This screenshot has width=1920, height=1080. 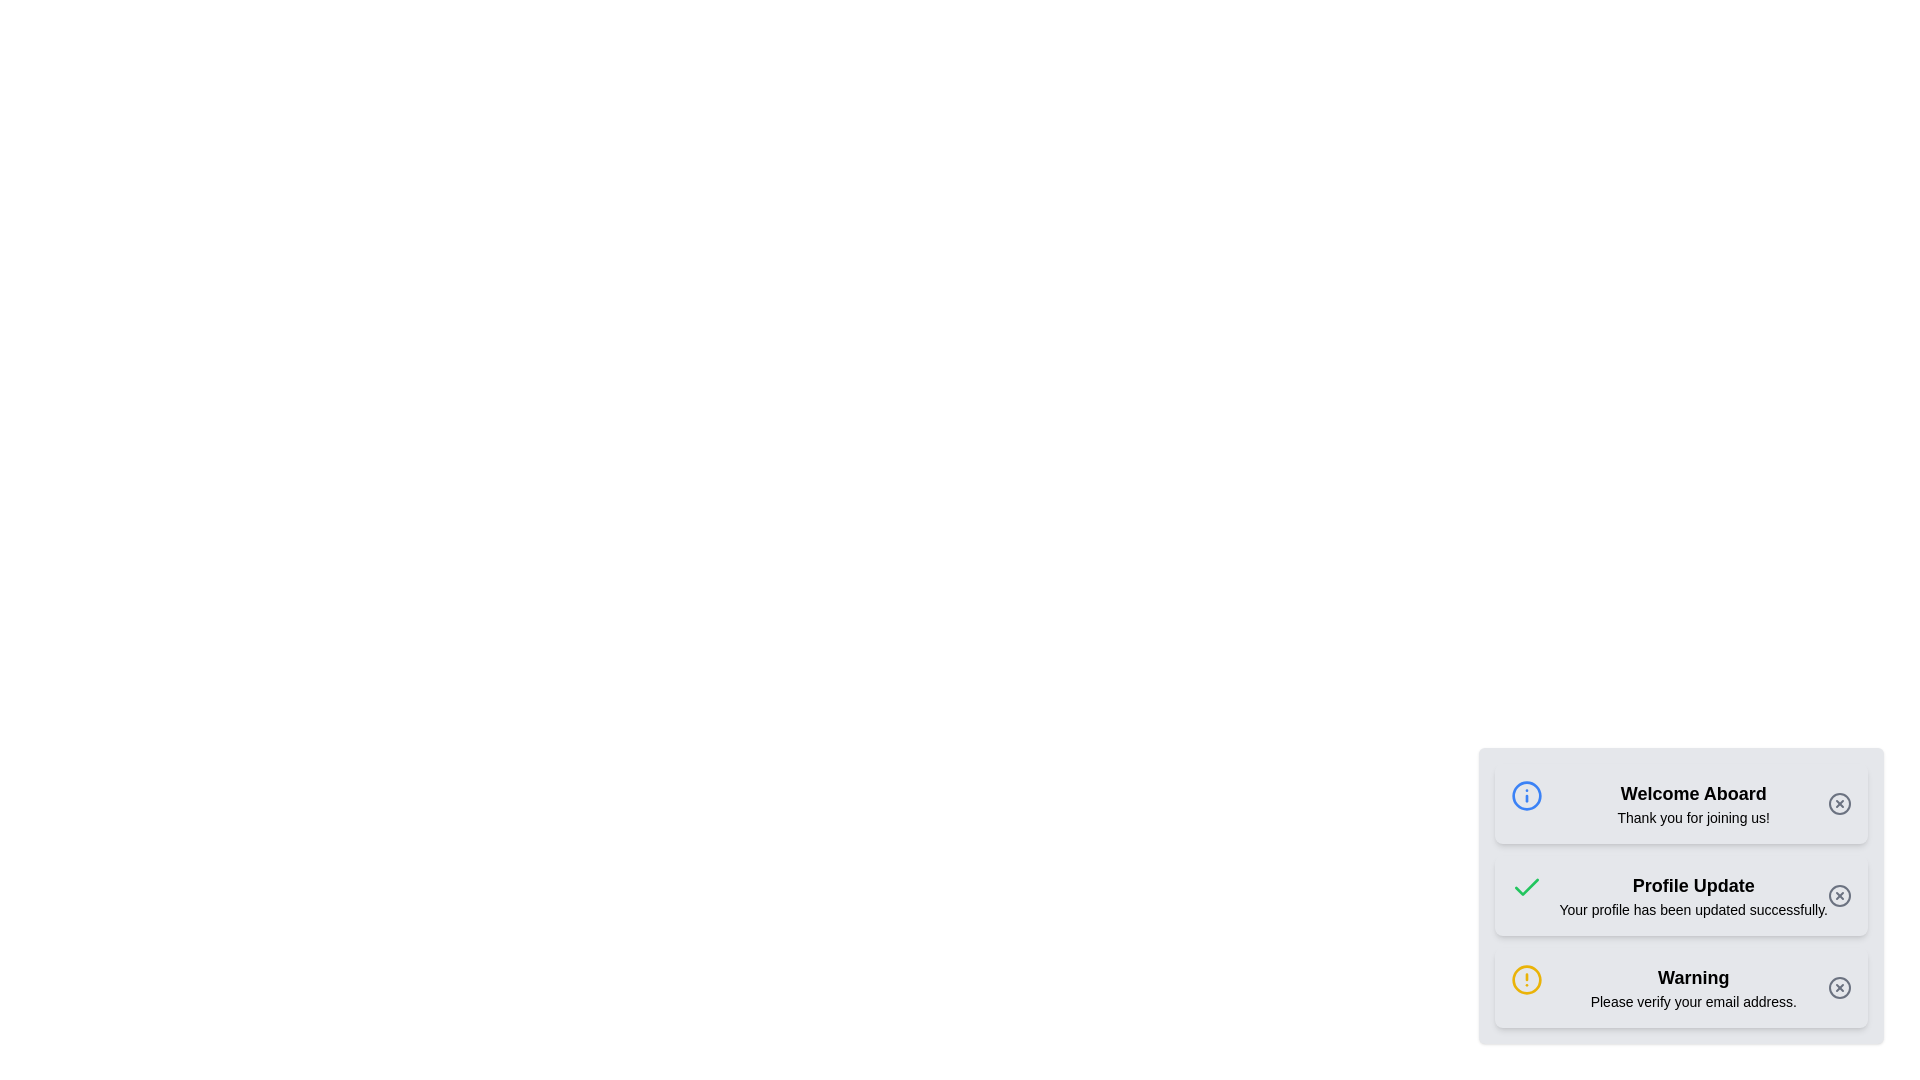 What do you see at coordinates (1692, 817) in the screenshot?
I see `the friendly and welcoming text label positioned directly below the 'Welcome Aboard' heading` at bounding box center [1692, 817].